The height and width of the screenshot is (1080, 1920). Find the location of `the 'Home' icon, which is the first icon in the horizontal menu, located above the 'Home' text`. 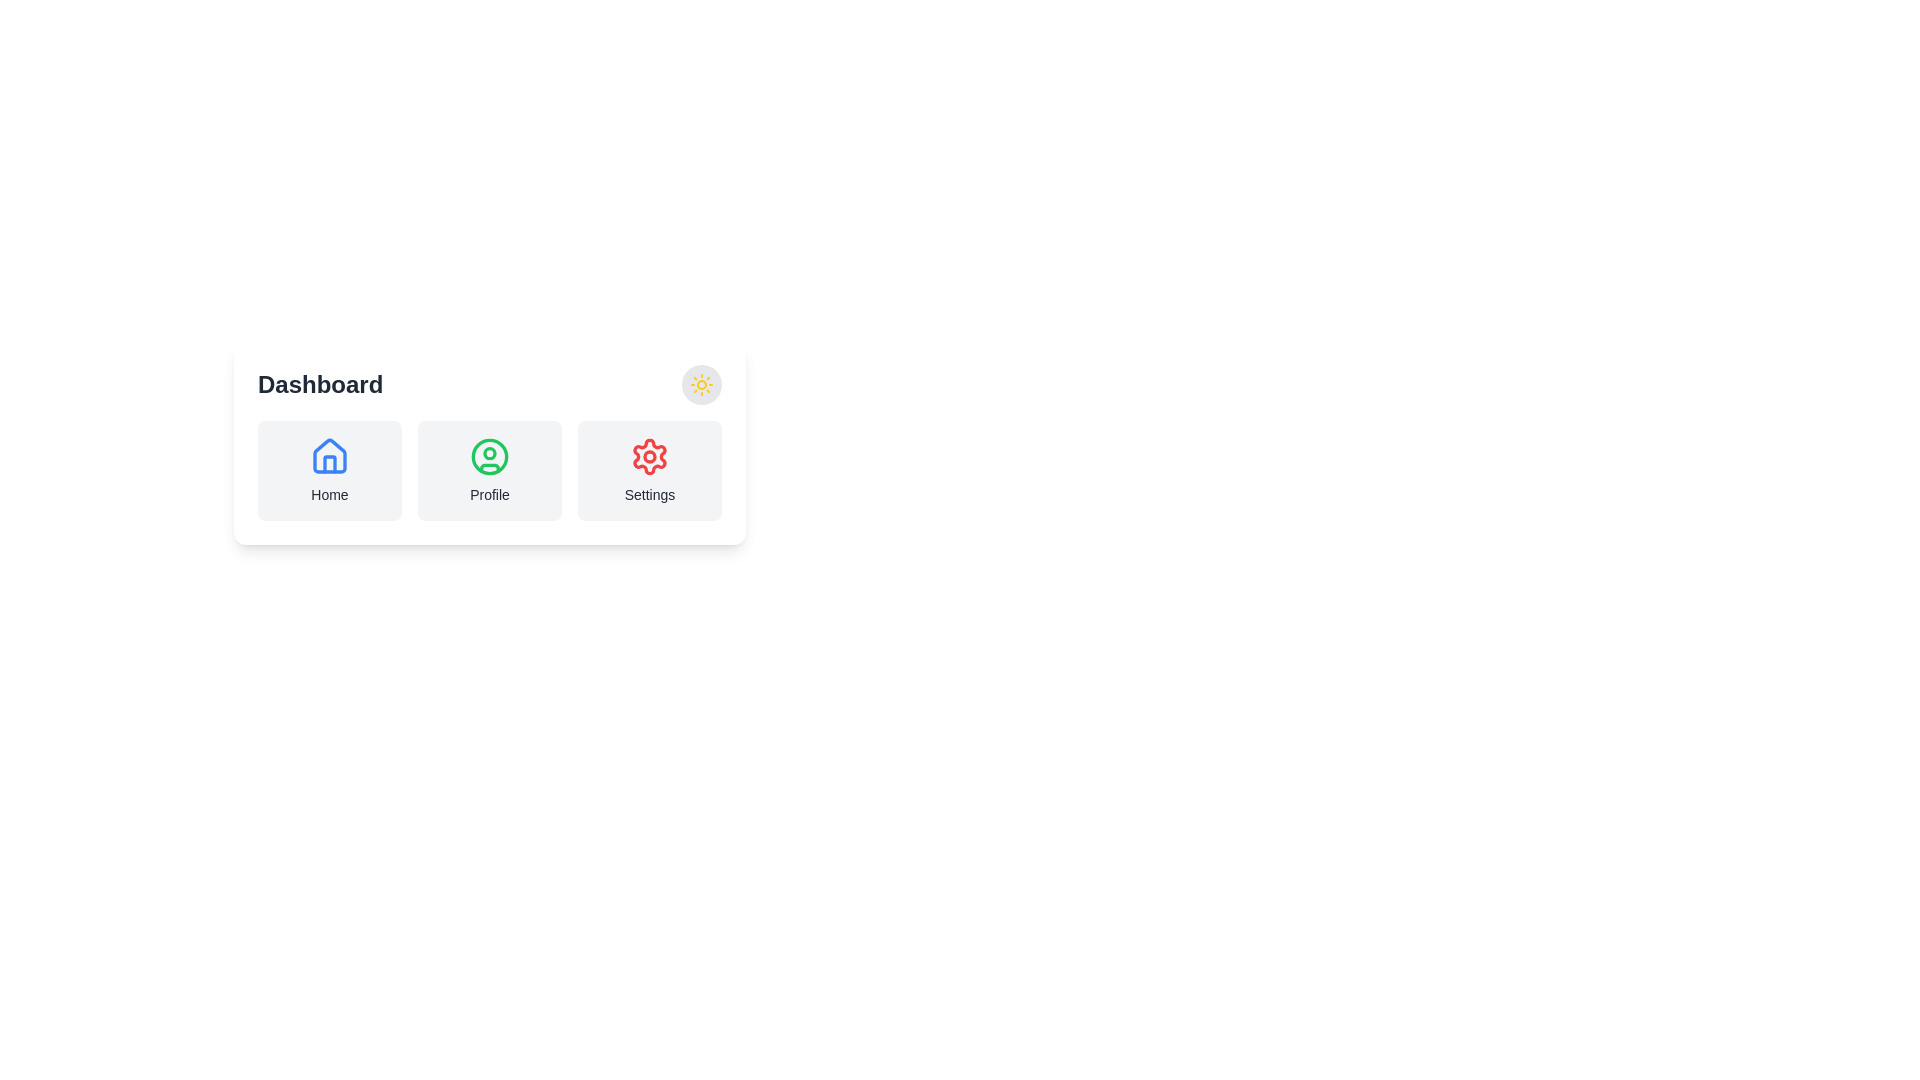

the 'Home' icon, which is the first icon in the horizontal menu, located above the 'Home' text is located at coordinates (330, 456).